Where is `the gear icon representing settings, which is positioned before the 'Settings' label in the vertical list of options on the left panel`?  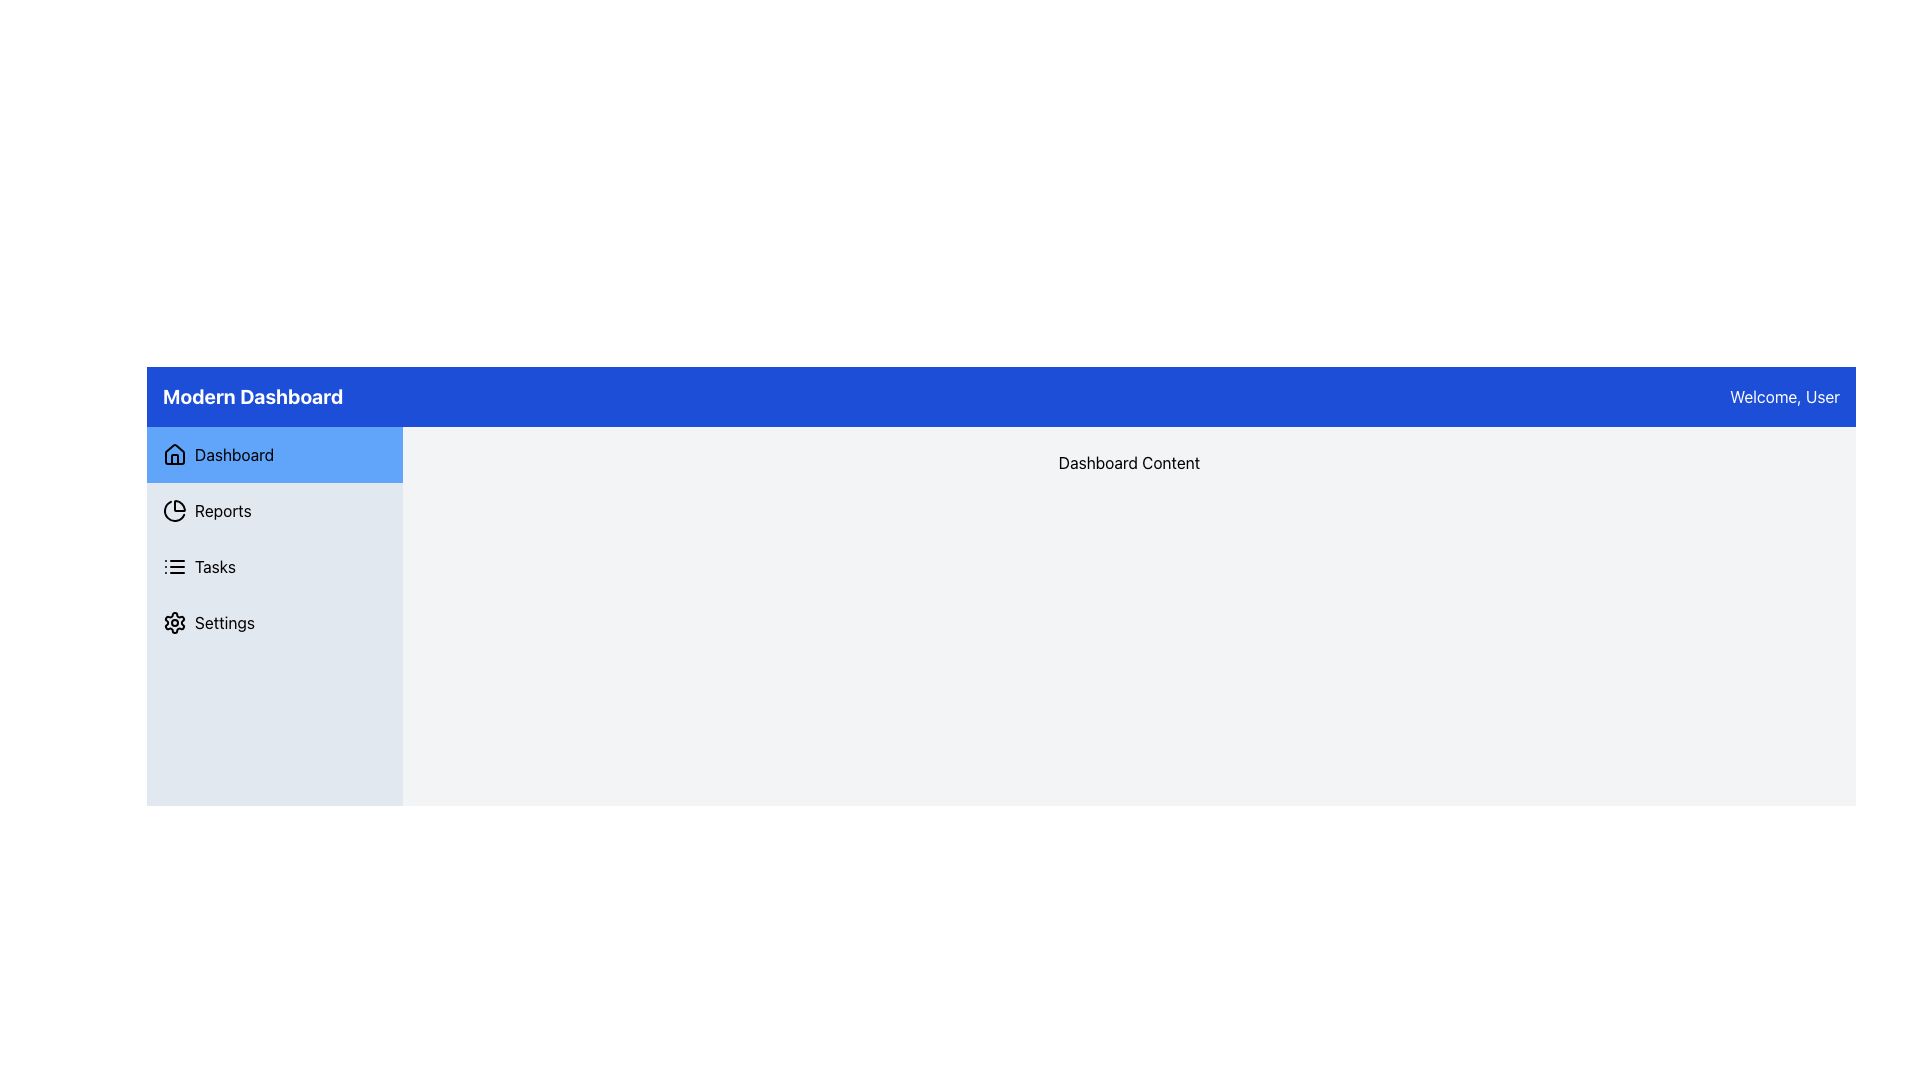 the gear icon representing settings, which is positioned before the 'Settings' label in the vertical list of options on the left panel is located at coordinates (174, 622).